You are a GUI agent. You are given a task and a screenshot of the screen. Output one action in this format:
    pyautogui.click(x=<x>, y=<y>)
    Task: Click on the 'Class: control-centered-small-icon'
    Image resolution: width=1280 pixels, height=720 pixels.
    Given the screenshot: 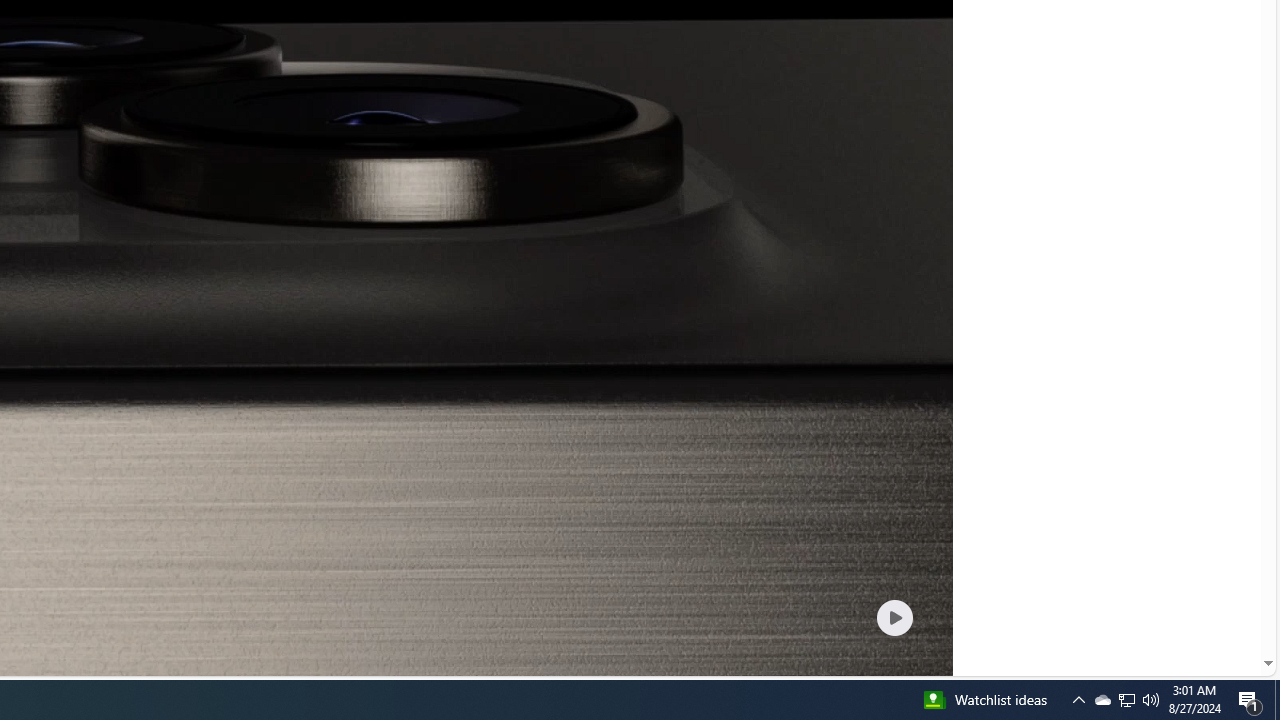 What is the action you would take?
    pyautogui.click(x=893, y=616)
    